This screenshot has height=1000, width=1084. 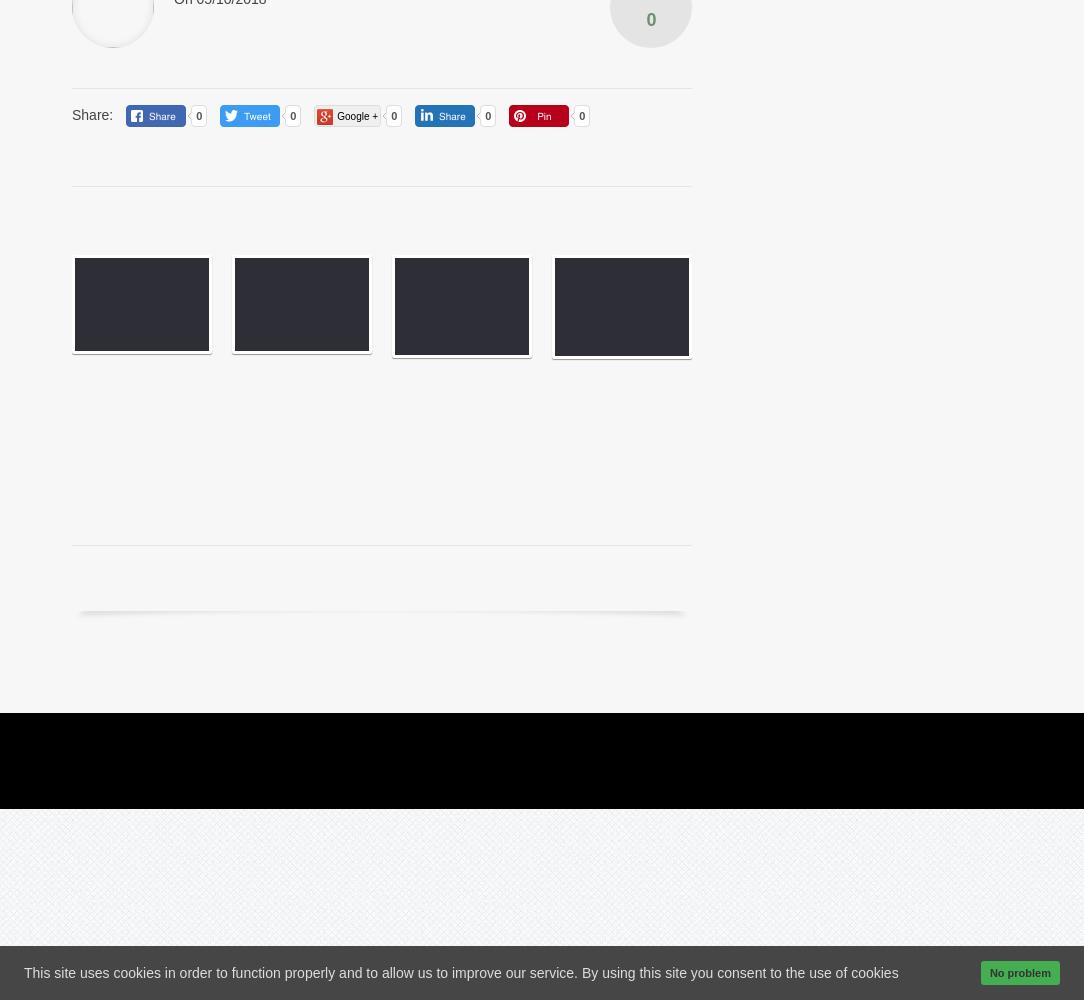 I want to click on 'OIA BREXIT Forum', so click(x=608, y=575).